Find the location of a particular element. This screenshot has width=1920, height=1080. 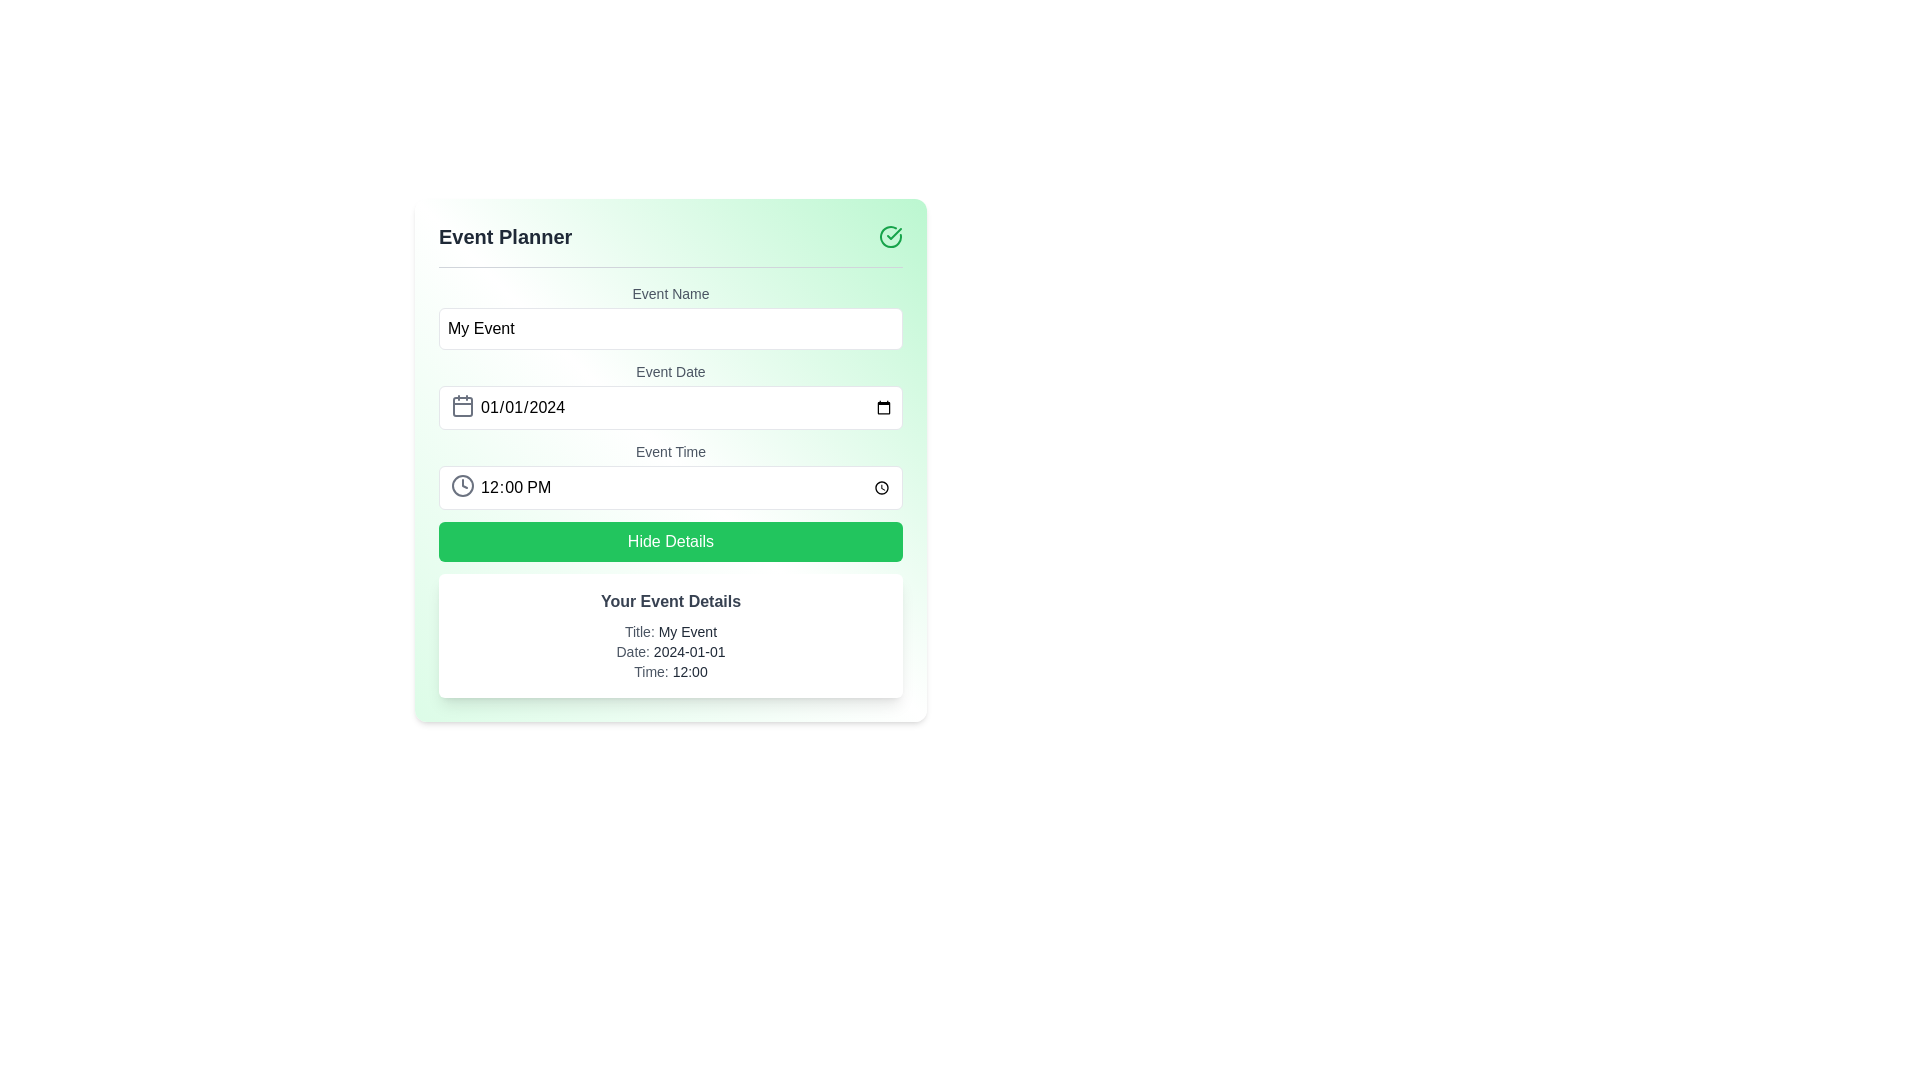

displayed time from the text component showing '12:00', which is styled in dark gray and located below the 'Your Event Details' section after the label 'Time:' is located at coordinates (690, 671).